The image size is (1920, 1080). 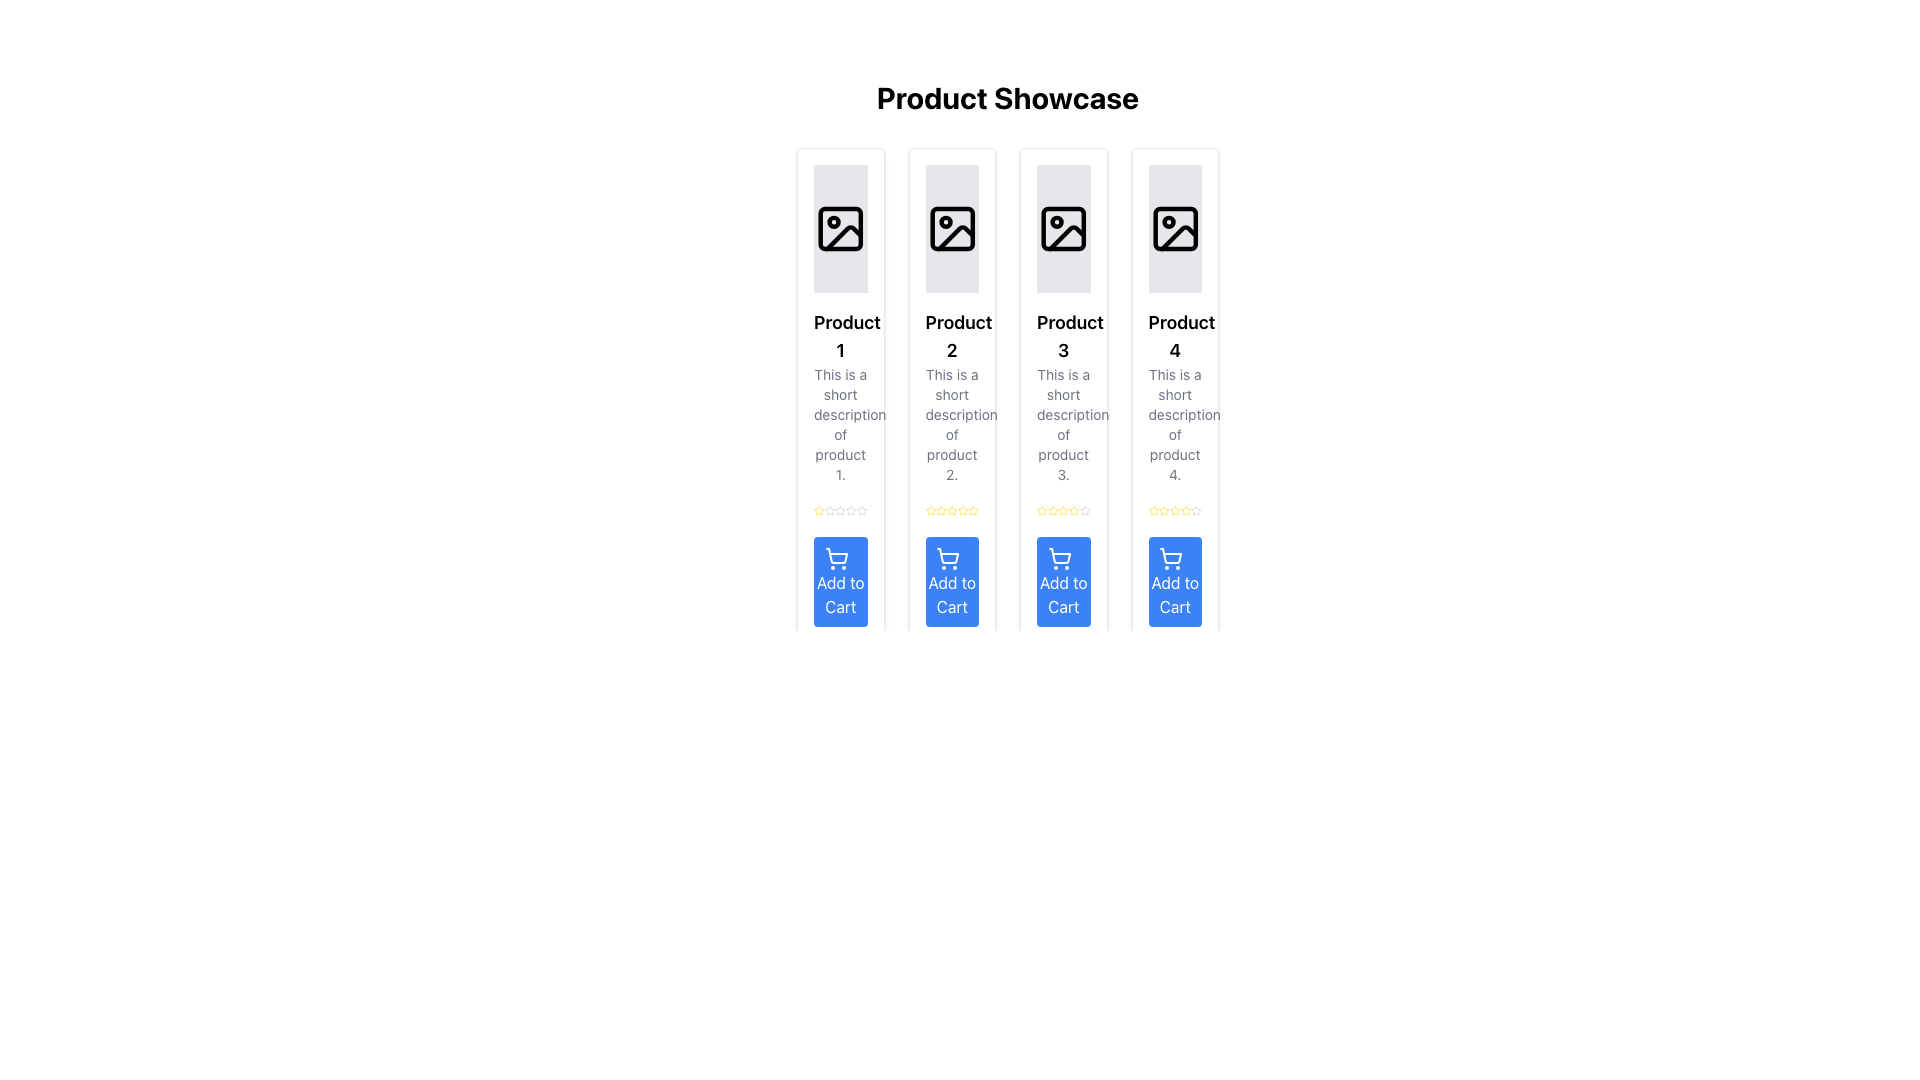 What do you see at coordinates (1041, 509) in the screenshot?
I see `the first yellow star icon in the group of rating stars for 'Product 3', located beneath the product description` at bounding box center [1041, 509].